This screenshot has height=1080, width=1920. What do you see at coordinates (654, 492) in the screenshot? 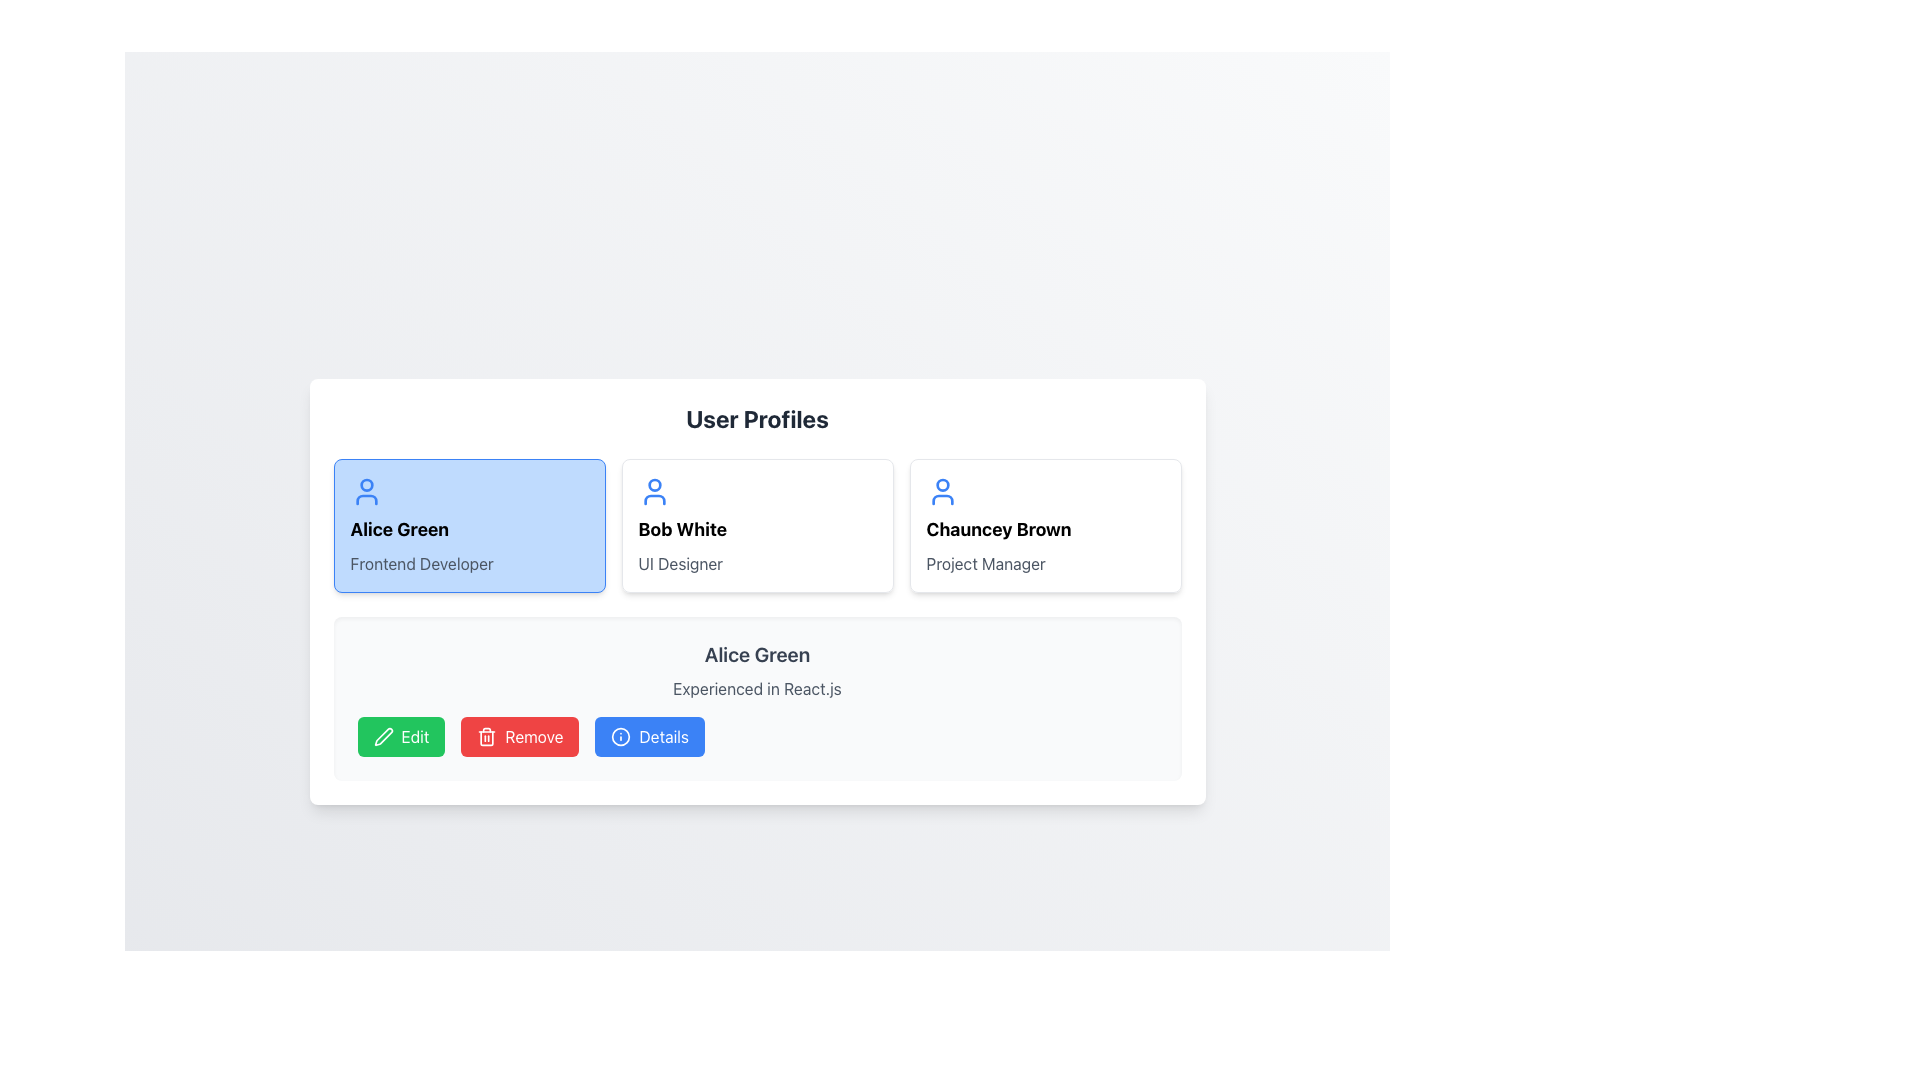
I see `the profile icon representing 'Bob White', located in the second profile card from the left in the 'User Profiles' section, positioned in the upper-left corner above the name 'Bob White'` at bounding box center [654, 492].